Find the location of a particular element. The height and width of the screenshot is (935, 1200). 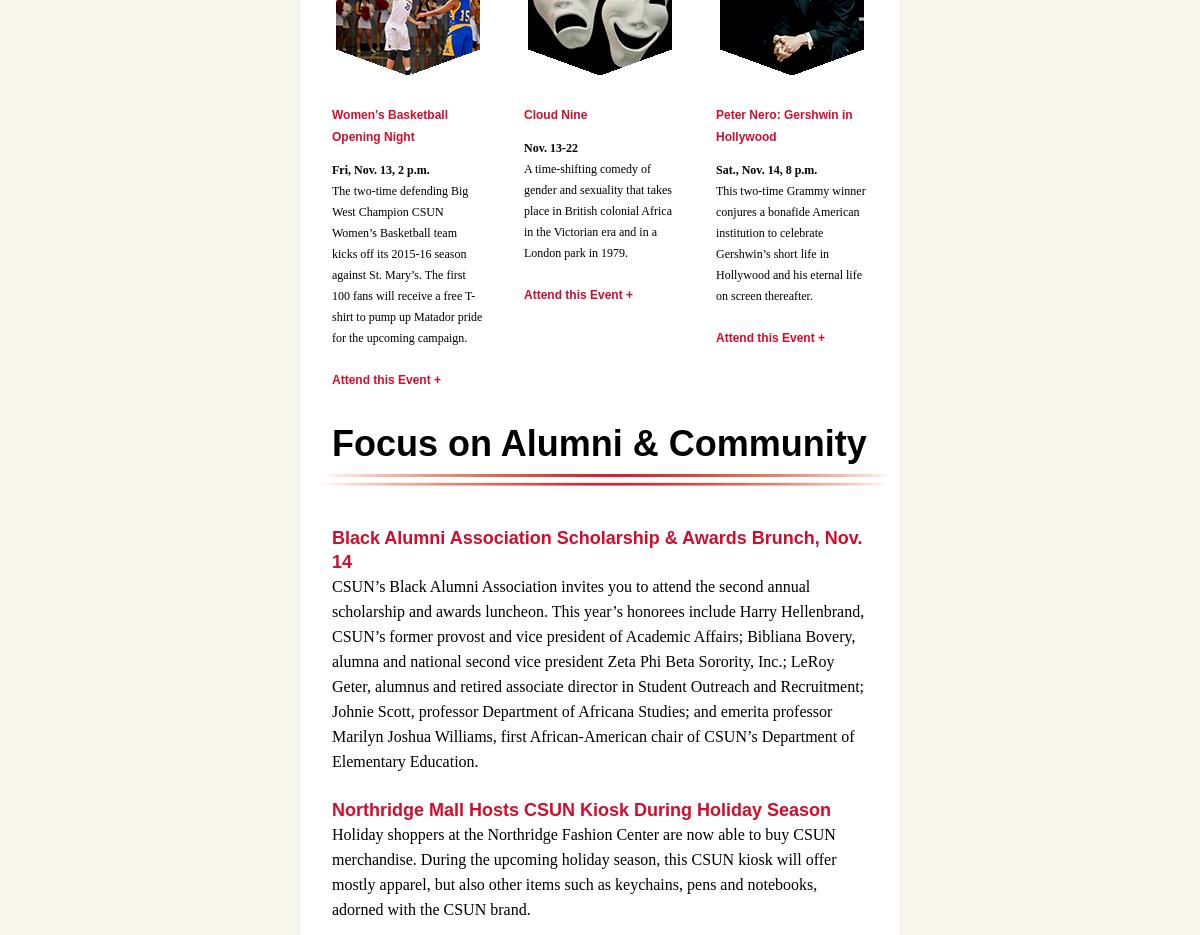

'Northridge Mall Hosts CSUN Kiosk During Holiday Season' is located at coordinates (580, 809).